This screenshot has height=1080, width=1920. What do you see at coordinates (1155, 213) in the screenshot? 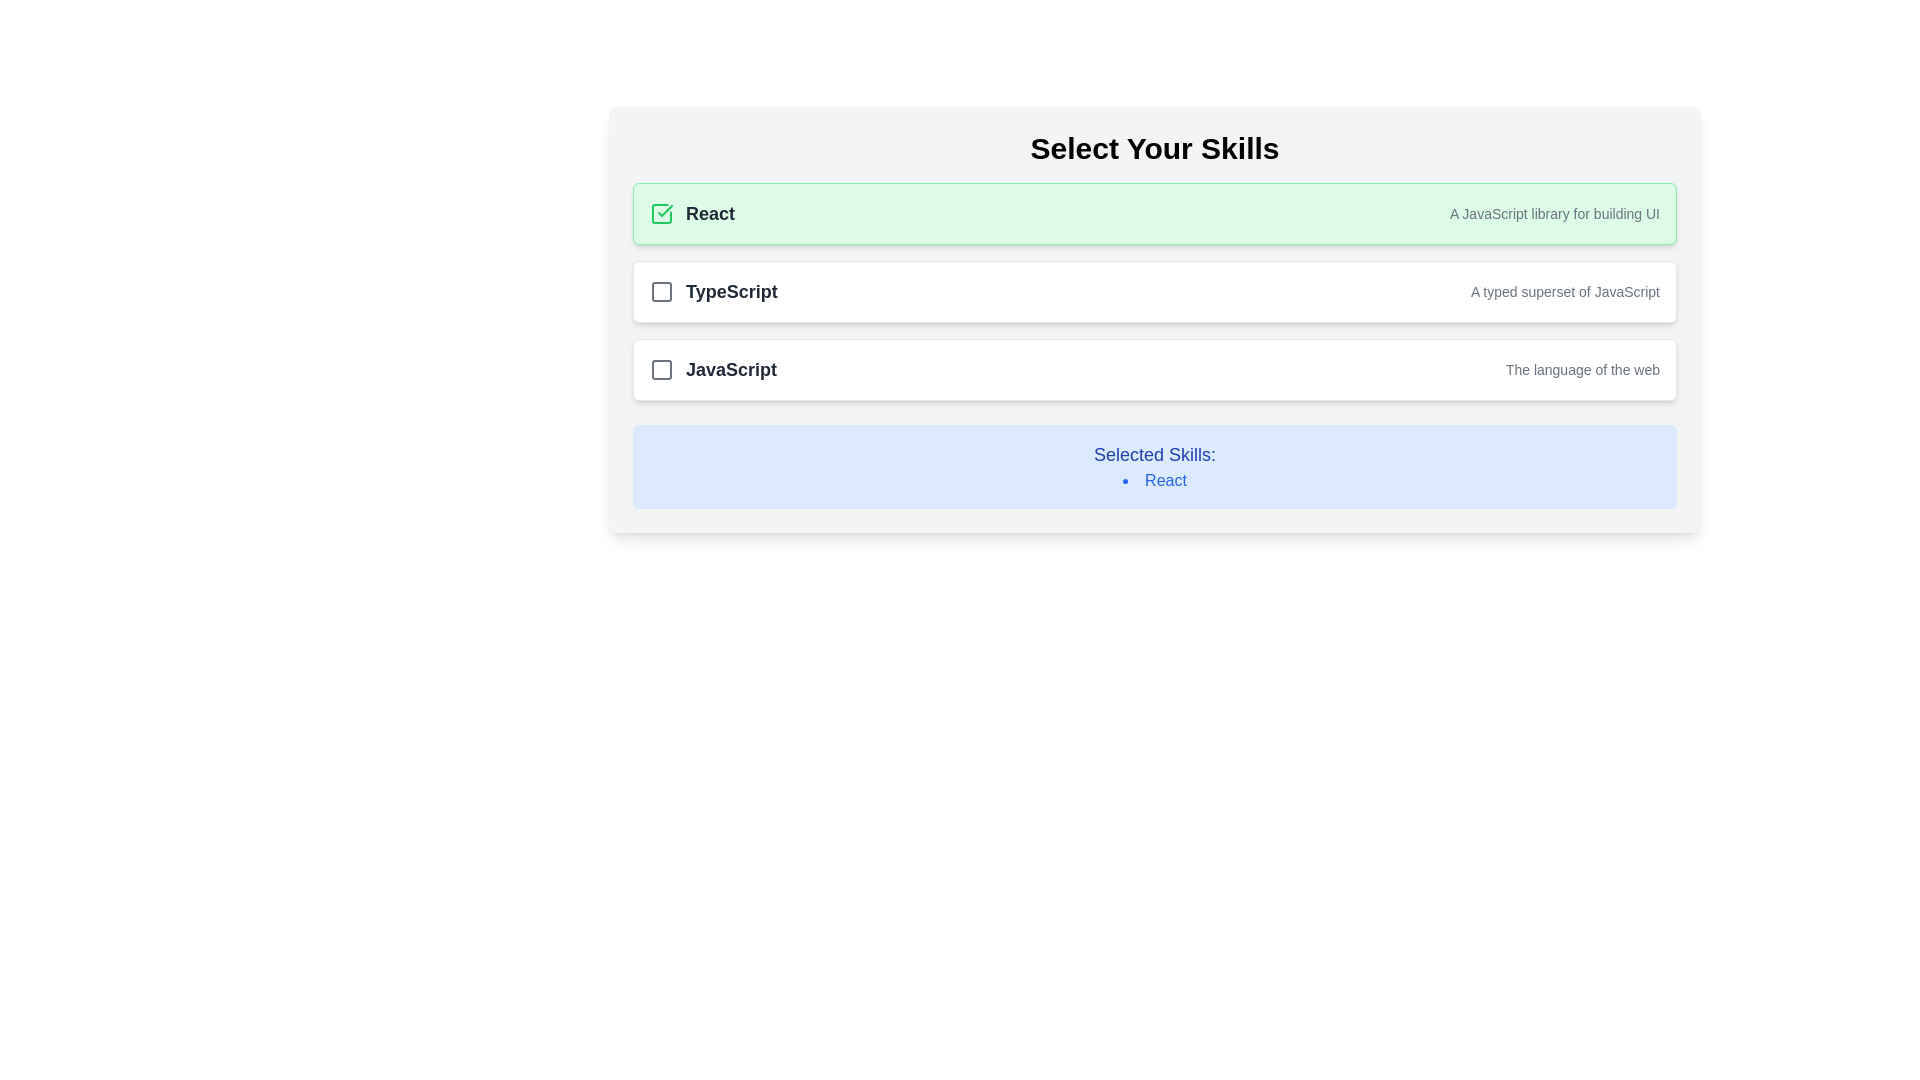
I see `the first selectable list item with a green background labeled 'React'` at bounding box center [1155, 213].